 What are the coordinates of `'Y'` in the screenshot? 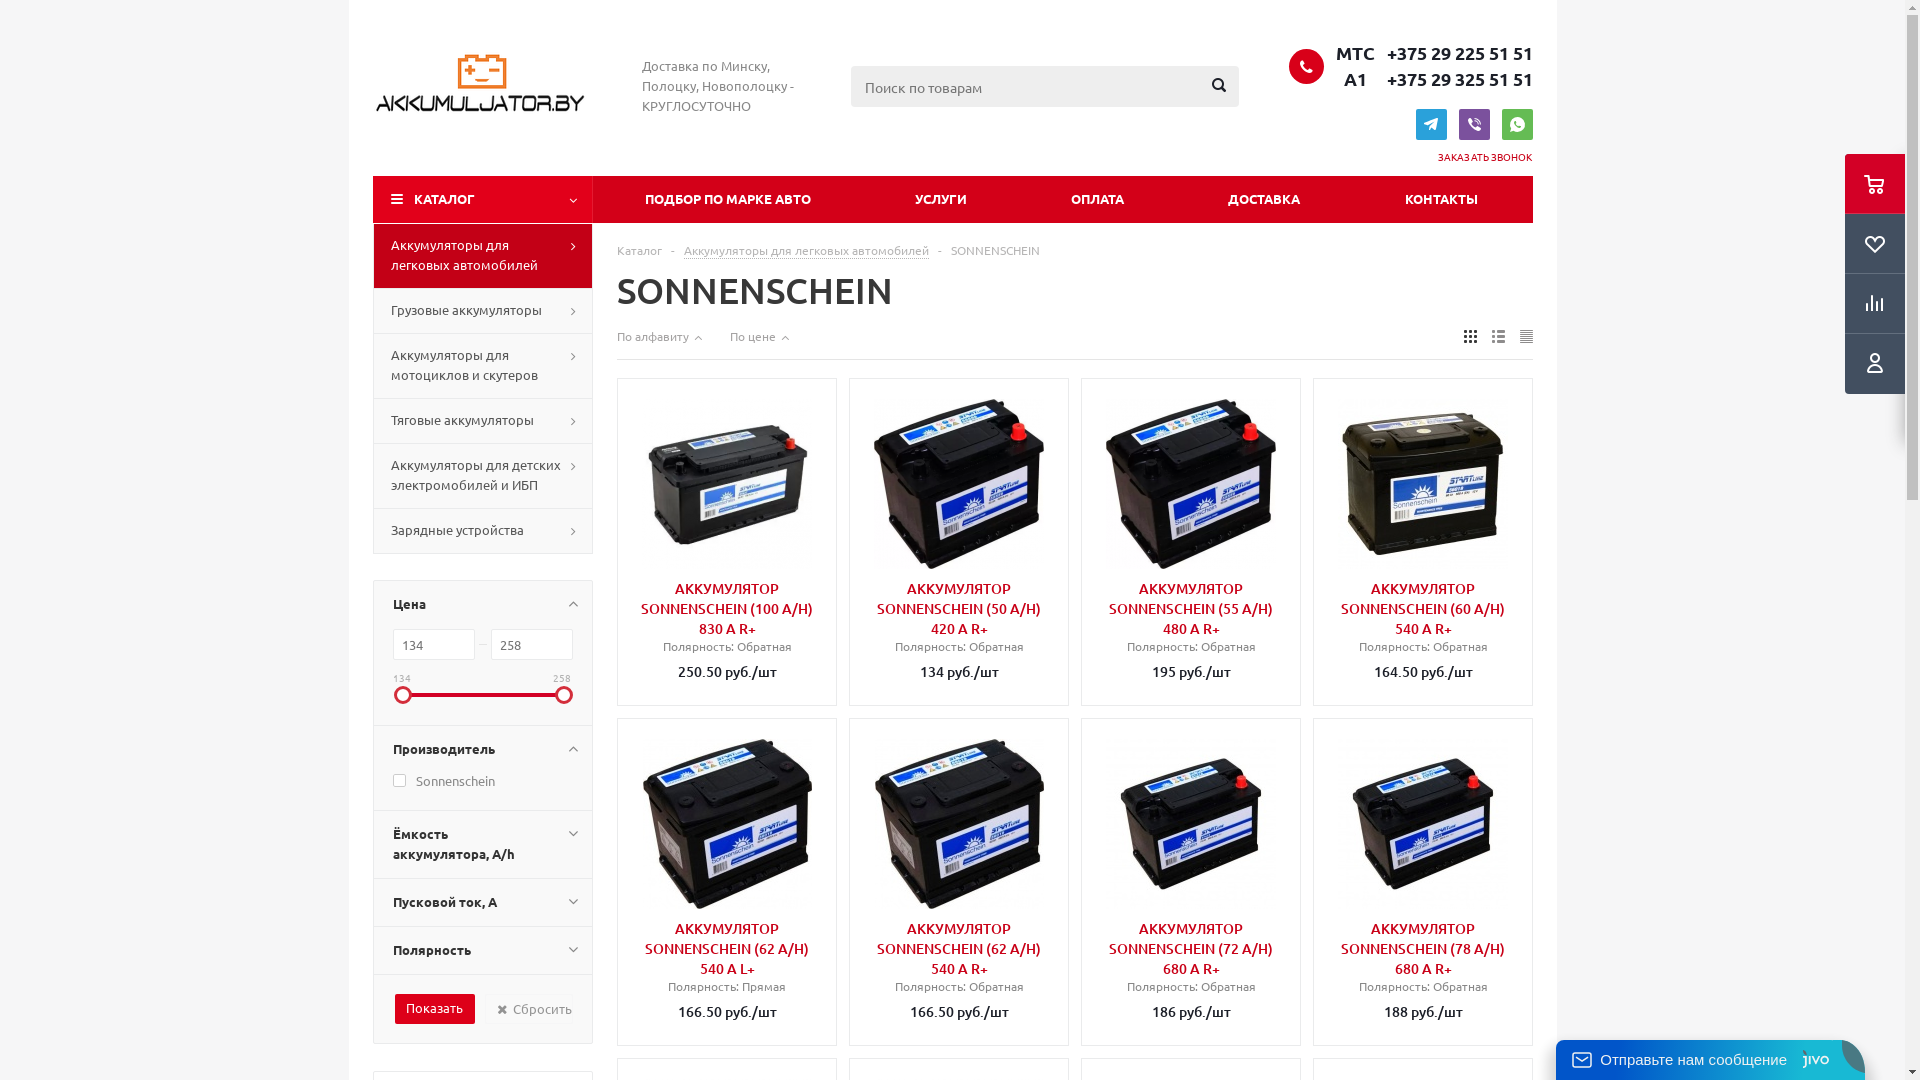 It's located at (6, 6).